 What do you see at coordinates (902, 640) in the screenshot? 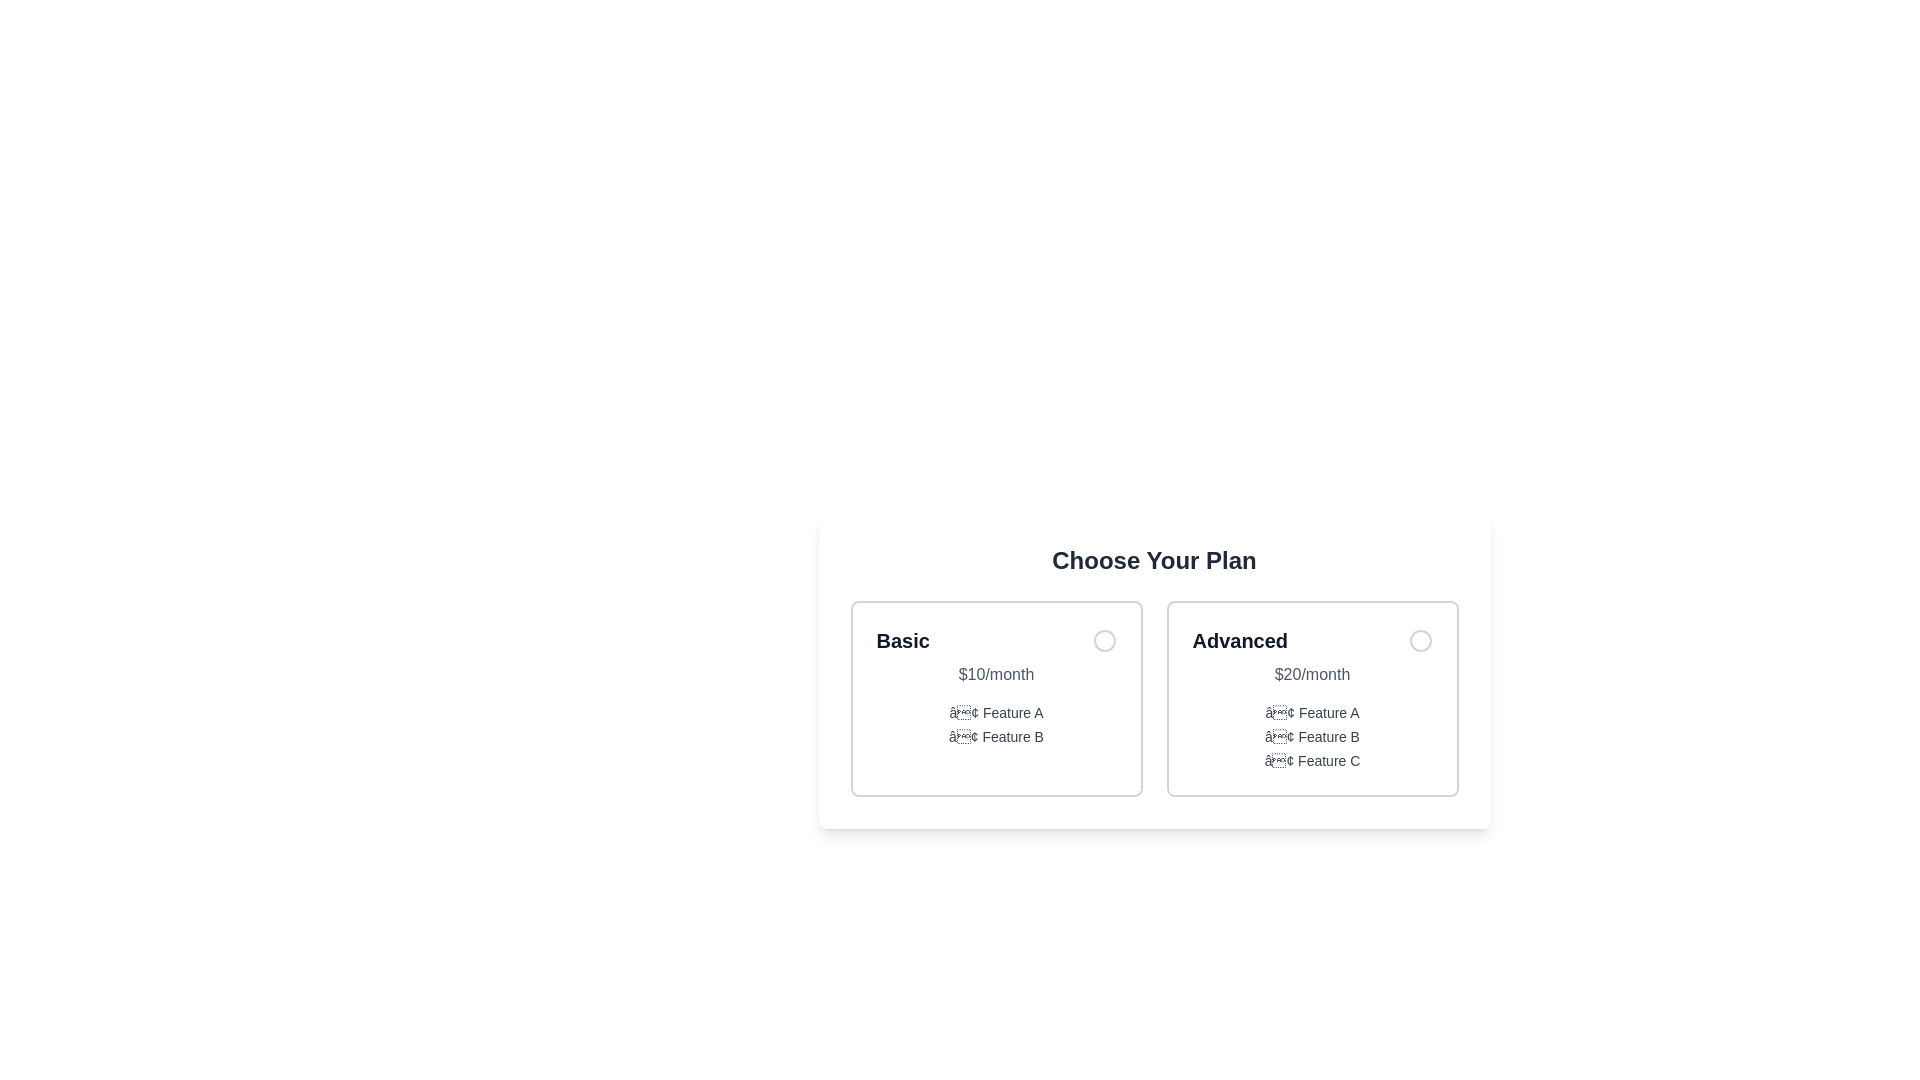
I see `the title text label for the 'Basic' plan option` at bounding box center [902, 640].